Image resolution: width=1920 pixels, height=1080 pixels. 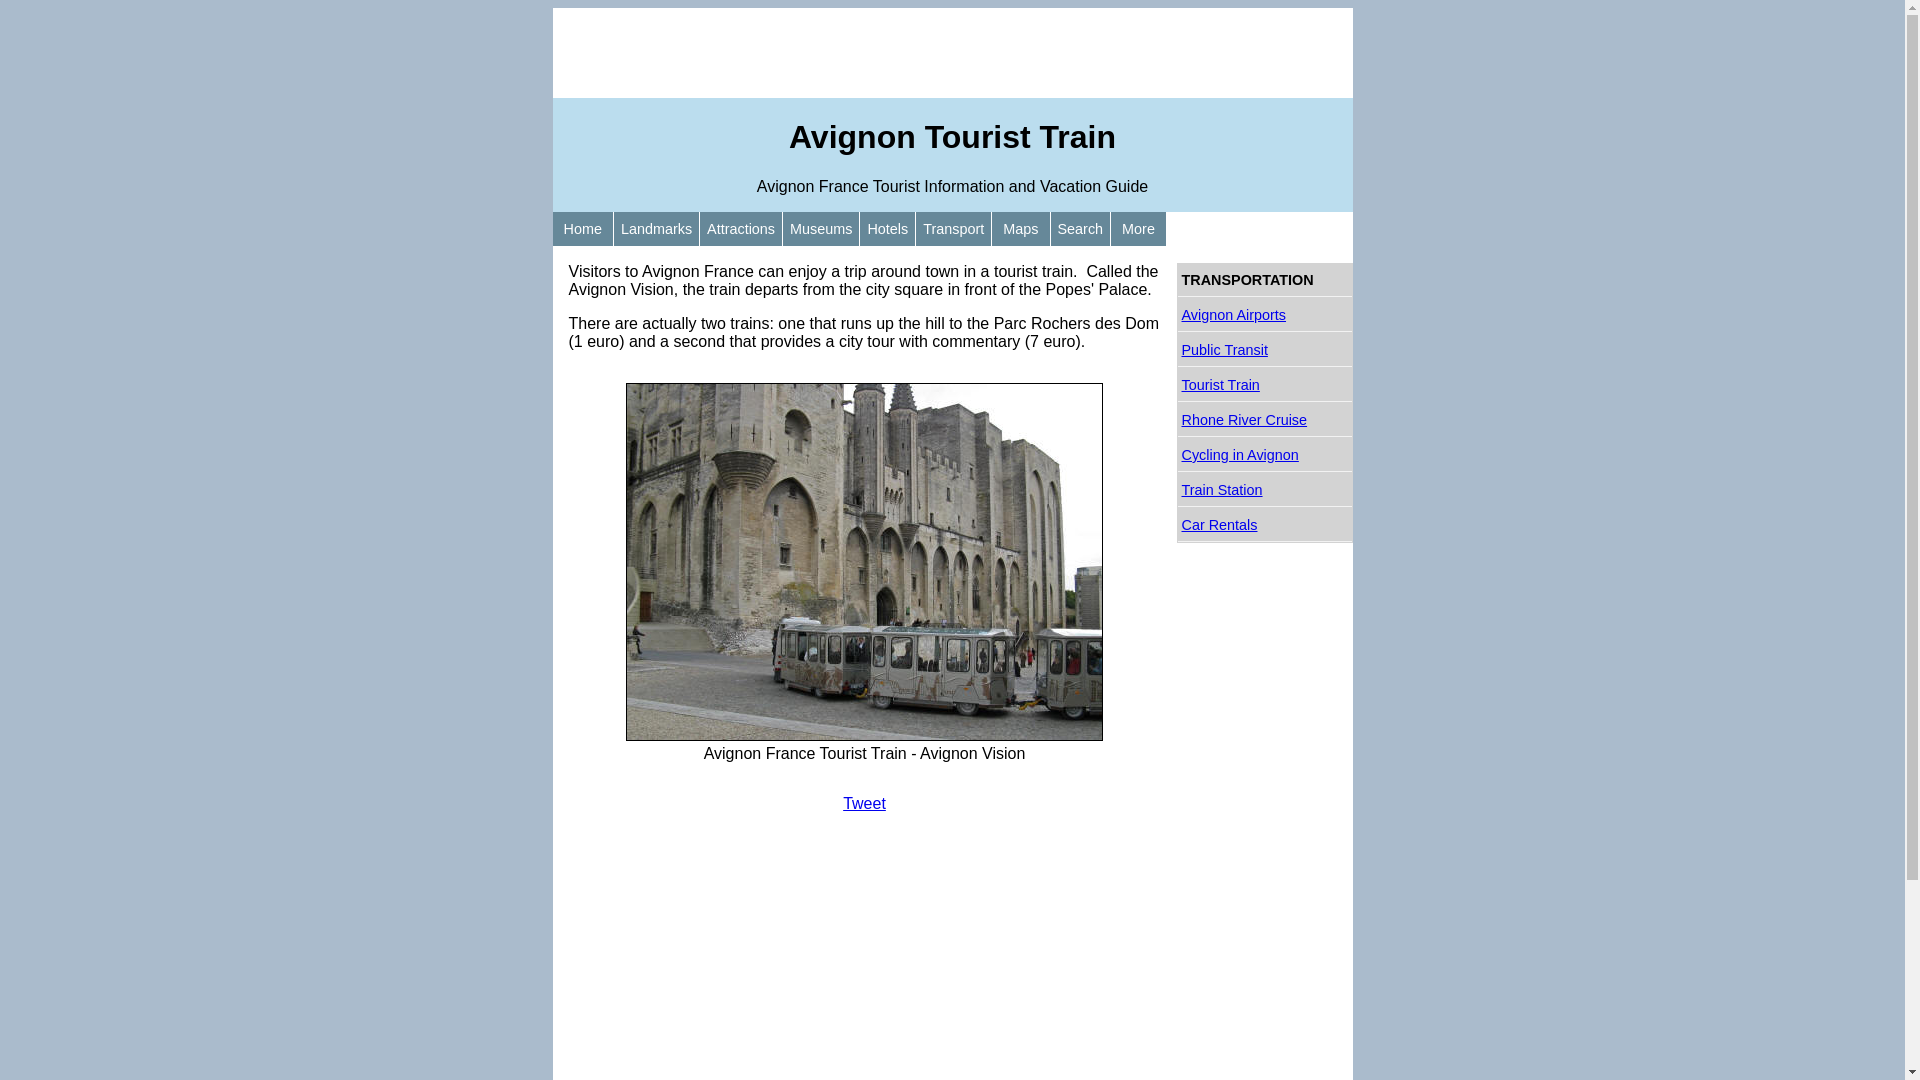 What do you see at coordinates (820, 227) in the screenshot?
I see `'Museums'` at bounding box center [820, 227].